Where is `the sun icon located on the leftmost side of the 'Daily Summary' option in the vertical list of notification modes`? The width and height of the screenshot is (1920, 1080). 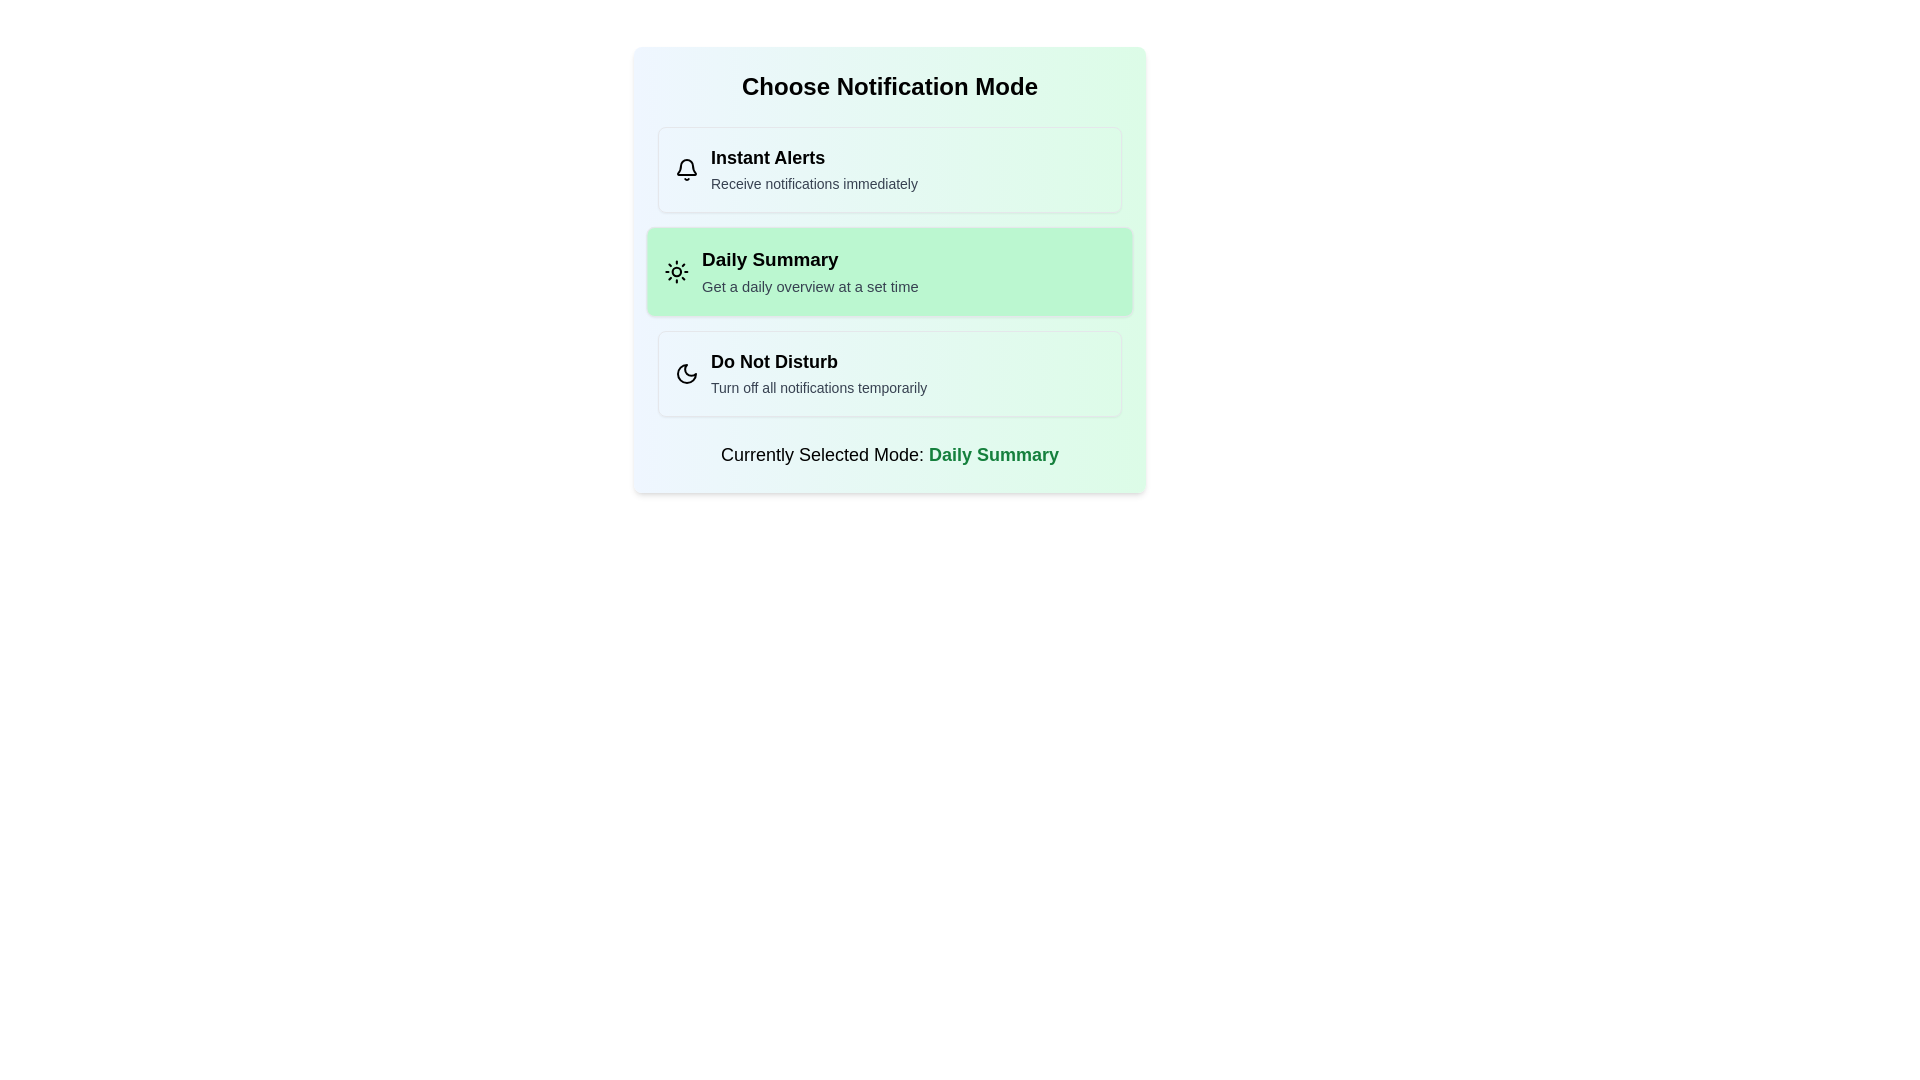
the sun icon located on the leftmost side of the 'Daily Summary' option in the vertical list of notification modes is located at coordinates (676, 272).